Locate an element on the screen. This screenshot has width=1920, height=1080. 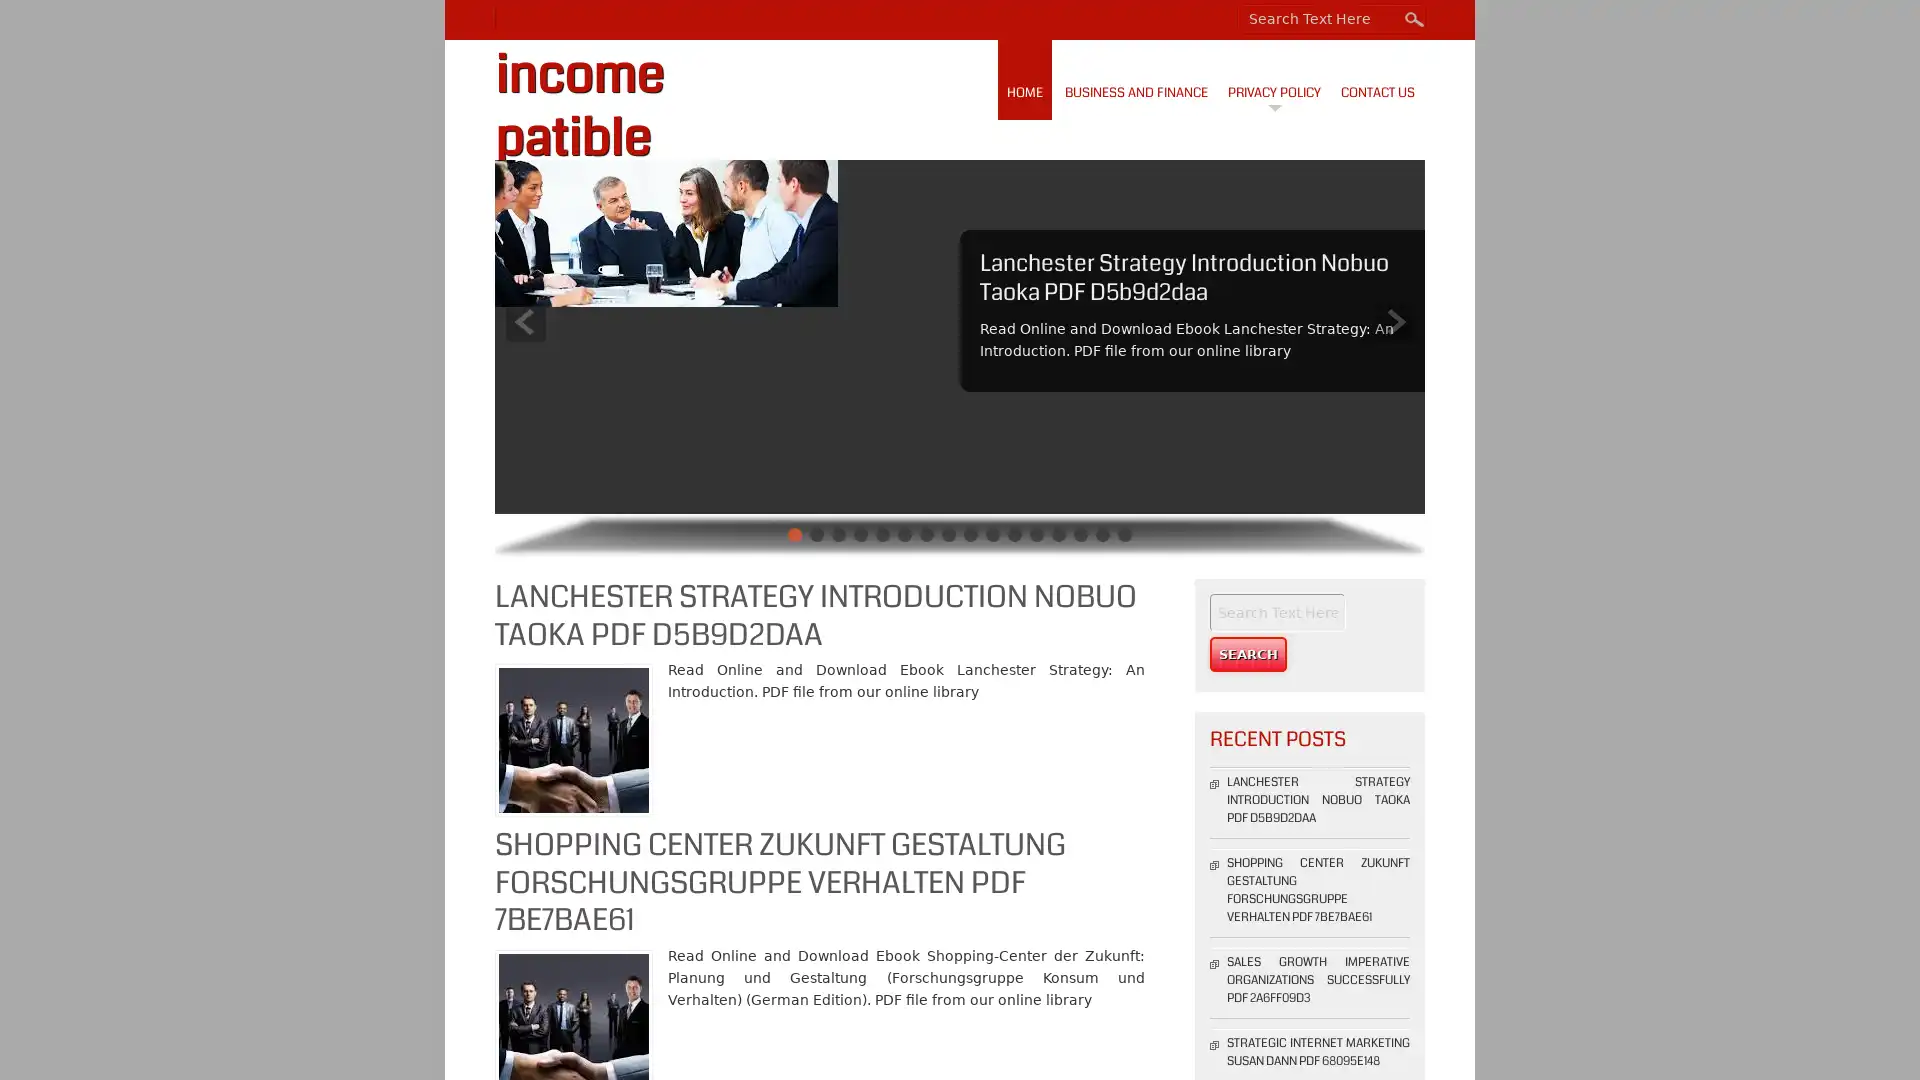
Search is located at coordinates (1247, 654).